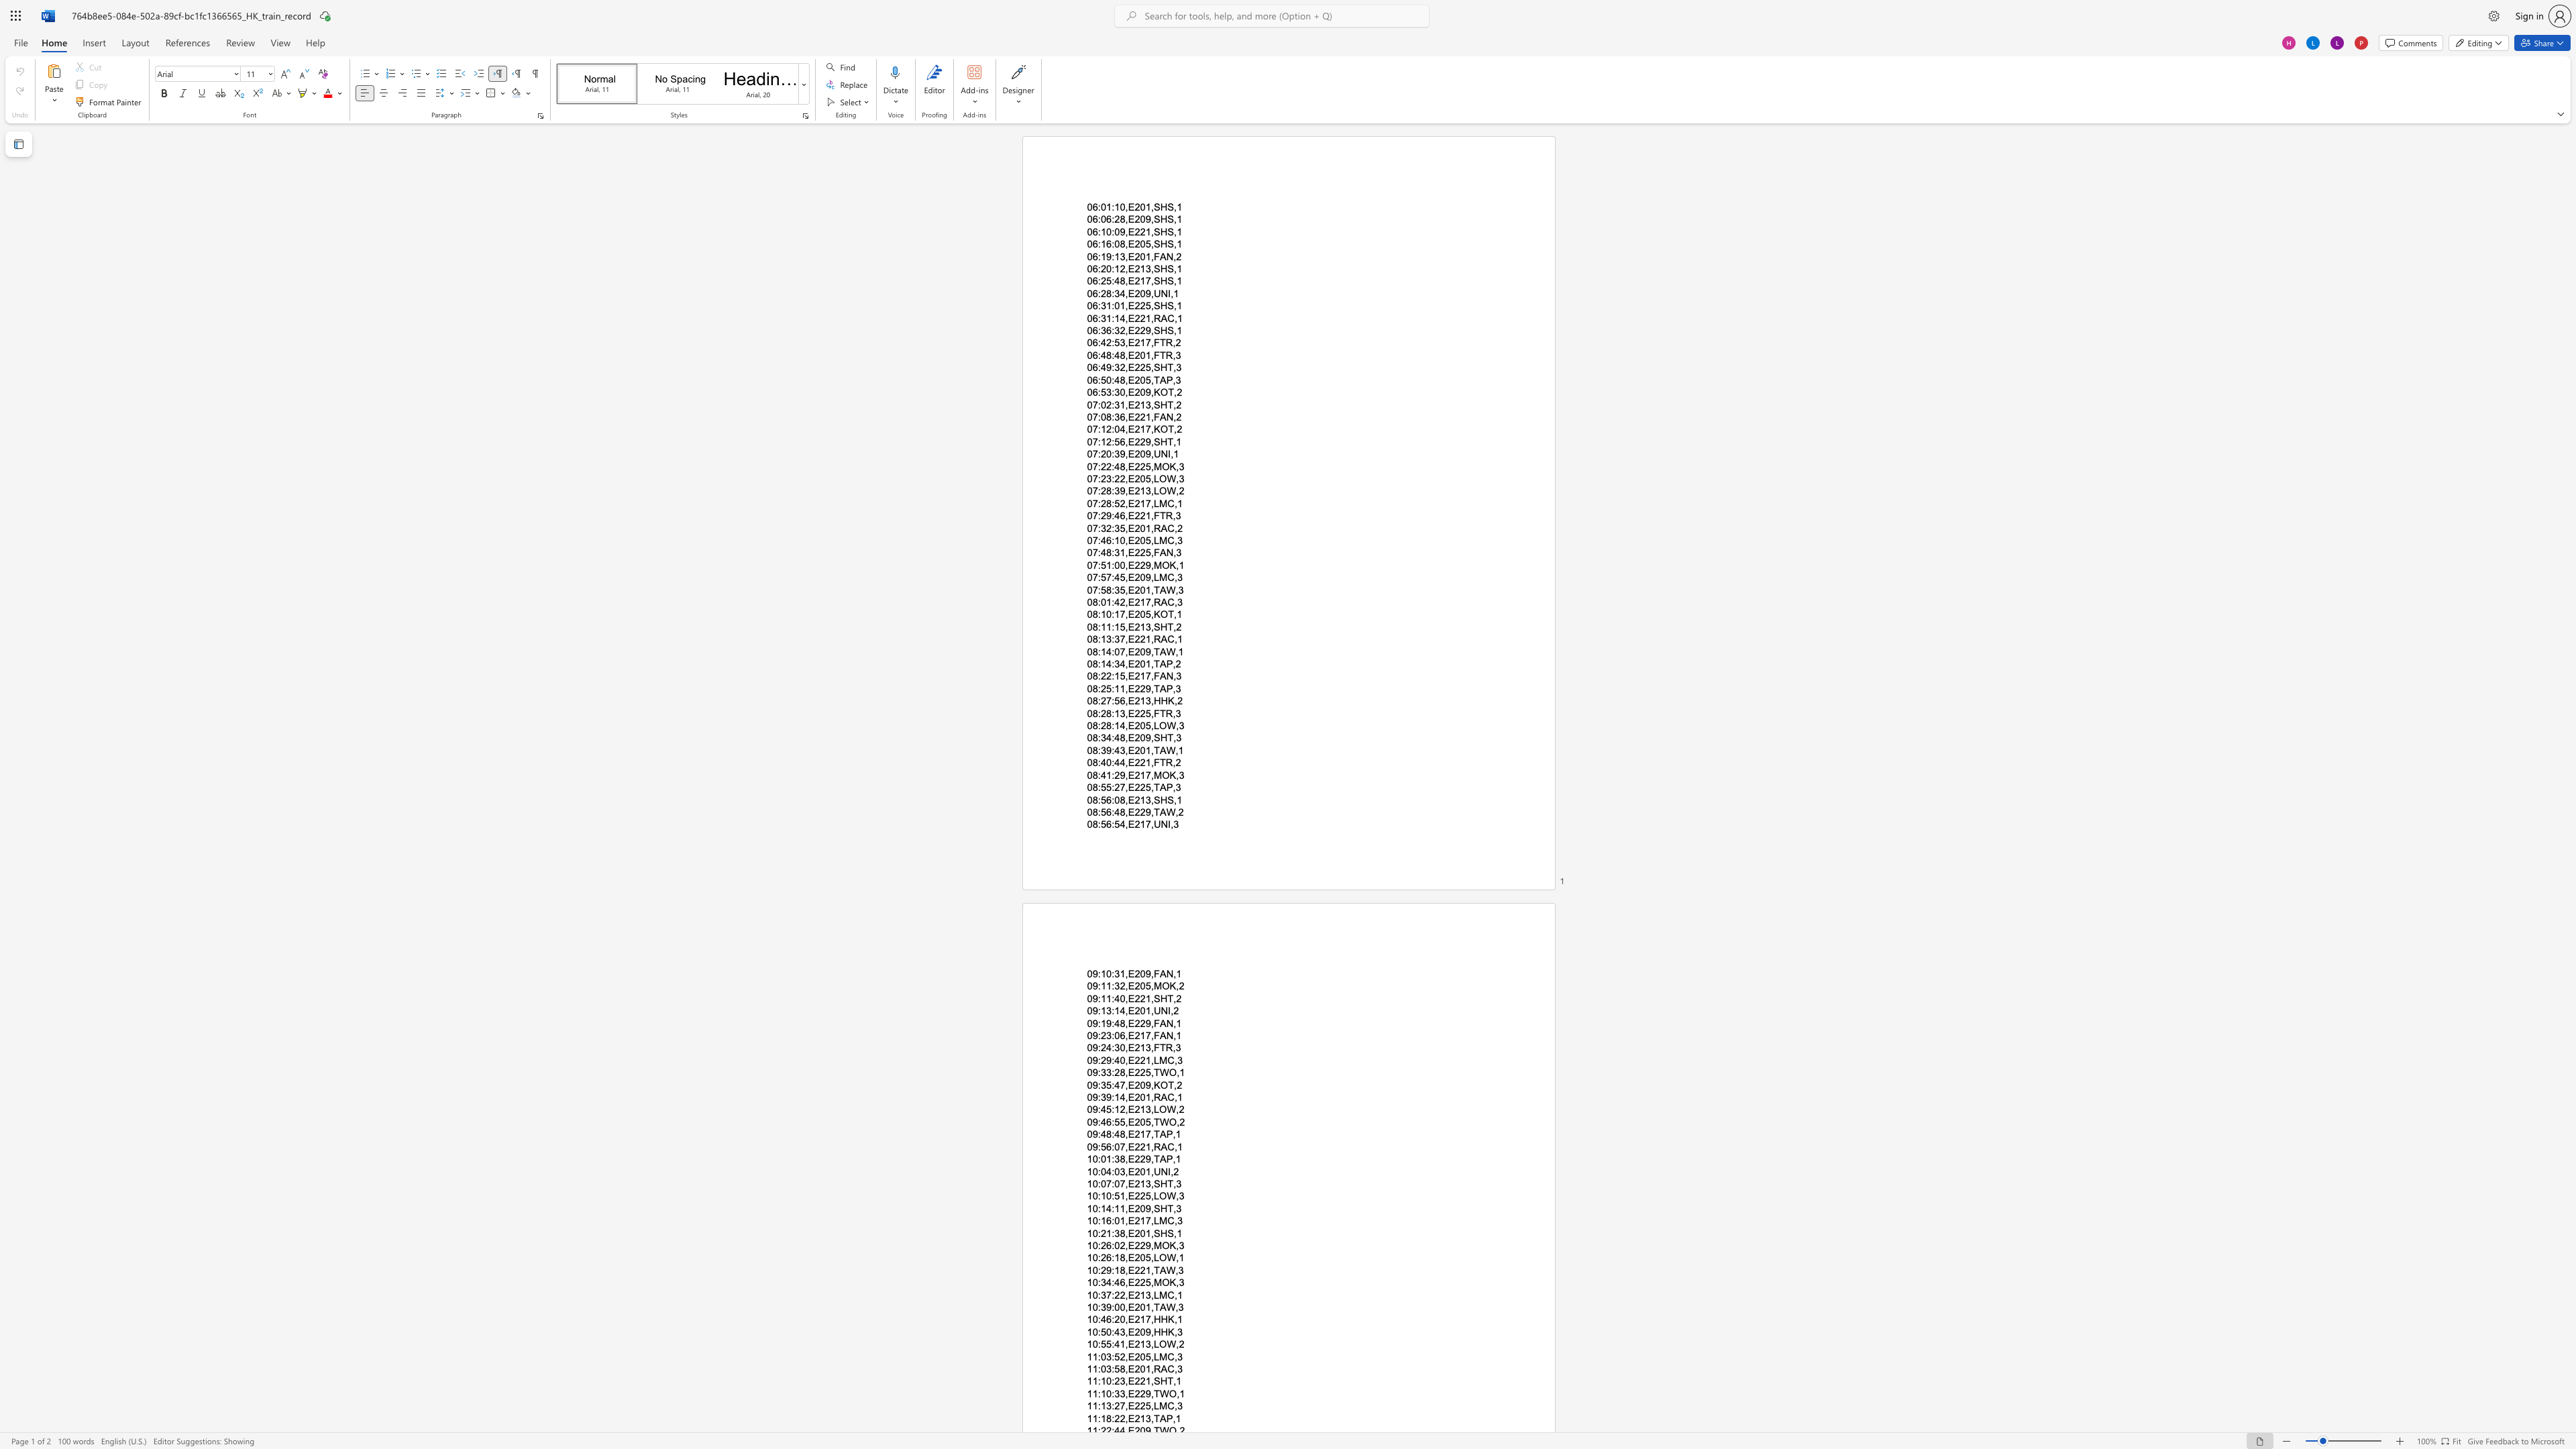 The height and width of the screenshot is (1449, 2576). What do you see at coordinates (1111, 1096) in the screenshot?
I see `the subset text ":14,E201,RAC," within the text "09:39:14,E201,RAC,1"` at bounding box center [1111, 1096].